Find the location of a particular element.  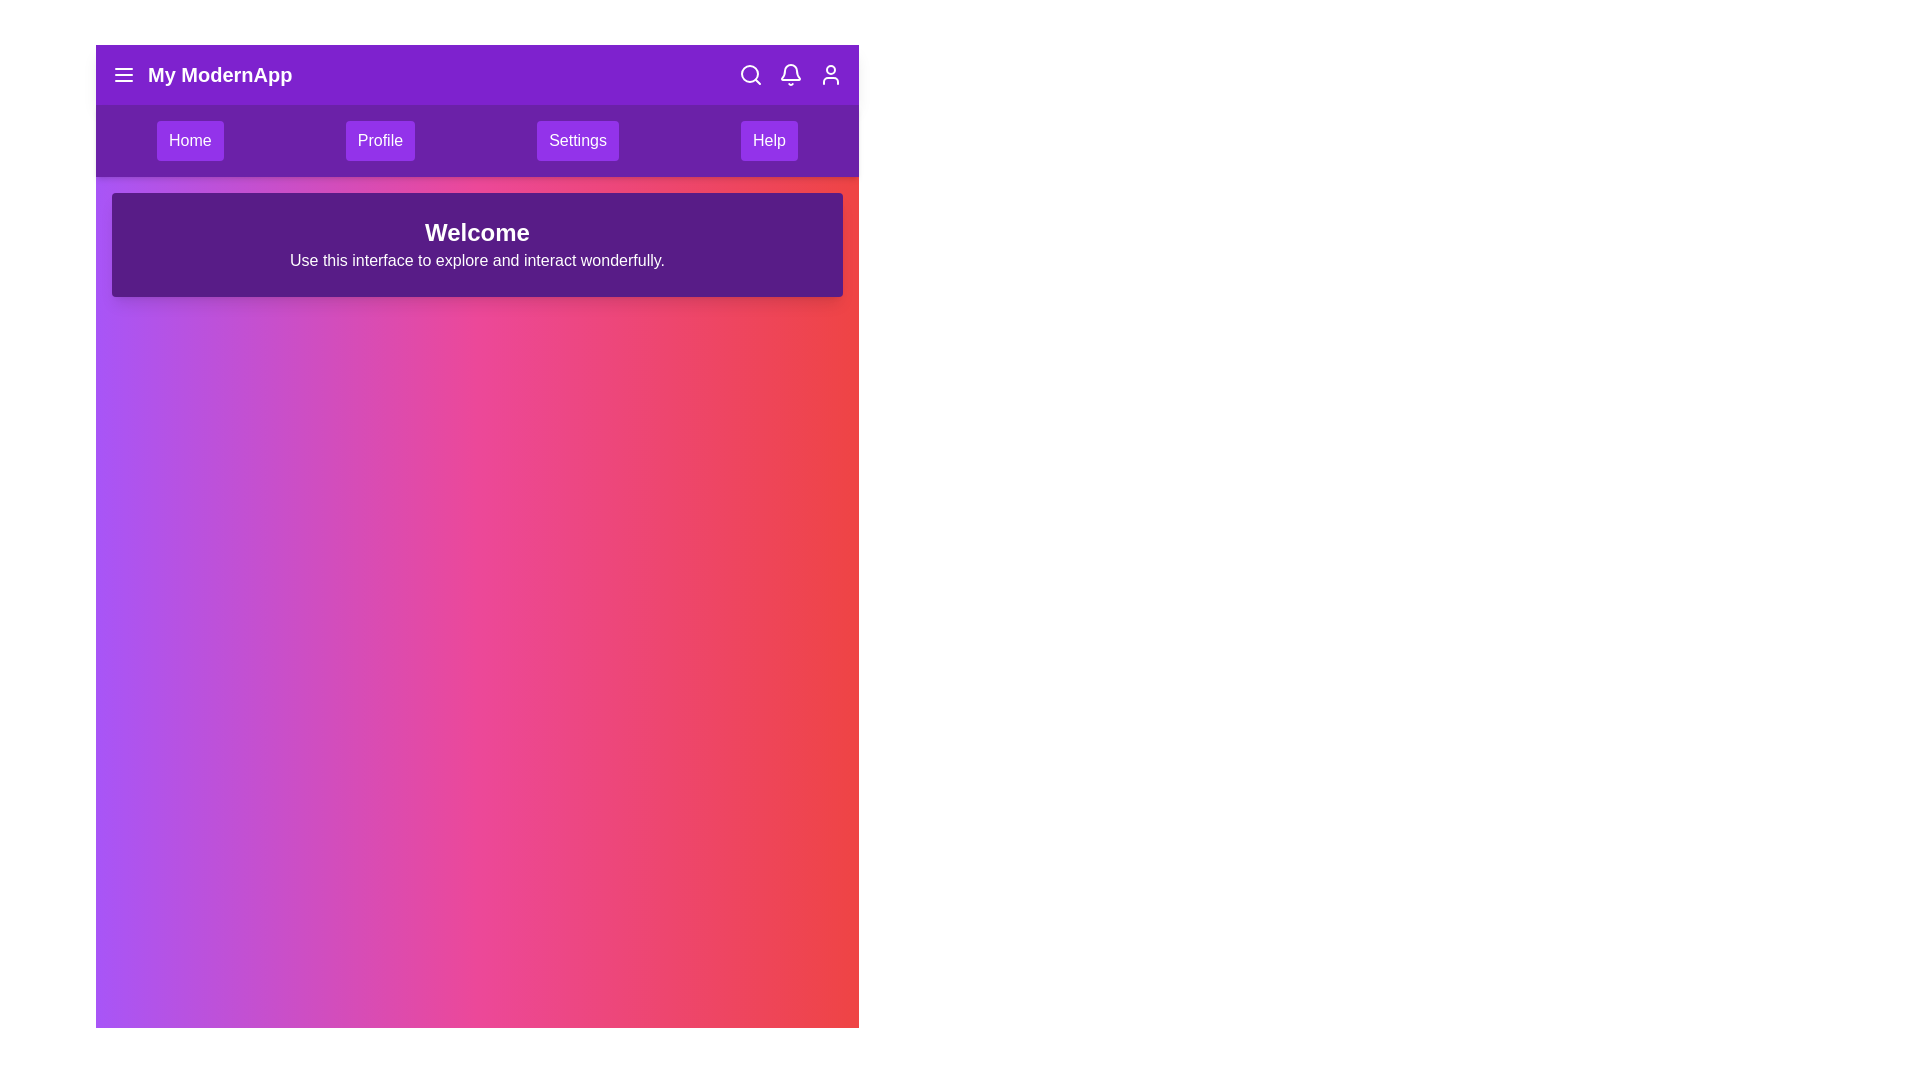

the menu icon to toggle the menu visibility is located at coordinates (123, 73).